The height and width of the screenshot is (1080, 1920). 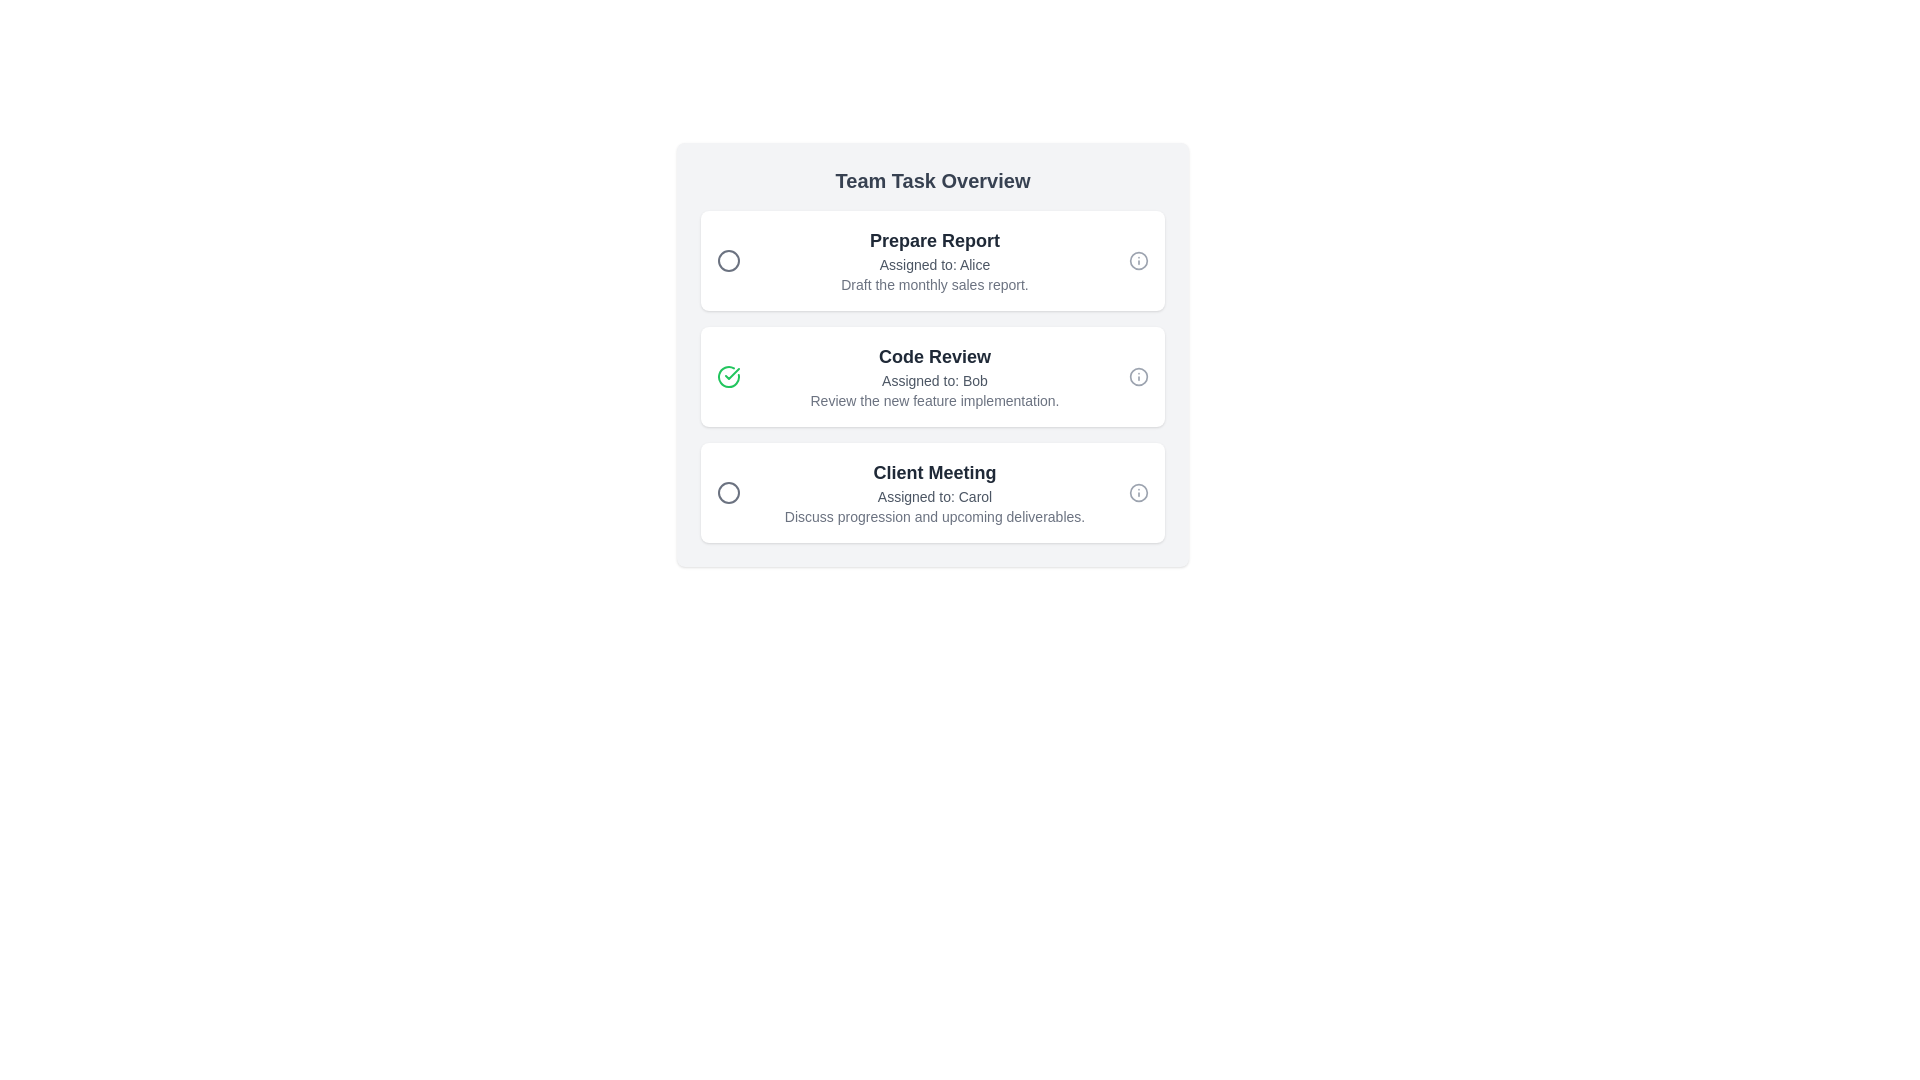 What do you see at coordinates (934, 264) in the screenshot?
I see `the text label displaying 'Assigned to: Alice' to analyze its content` at bounding box center [934, 264].